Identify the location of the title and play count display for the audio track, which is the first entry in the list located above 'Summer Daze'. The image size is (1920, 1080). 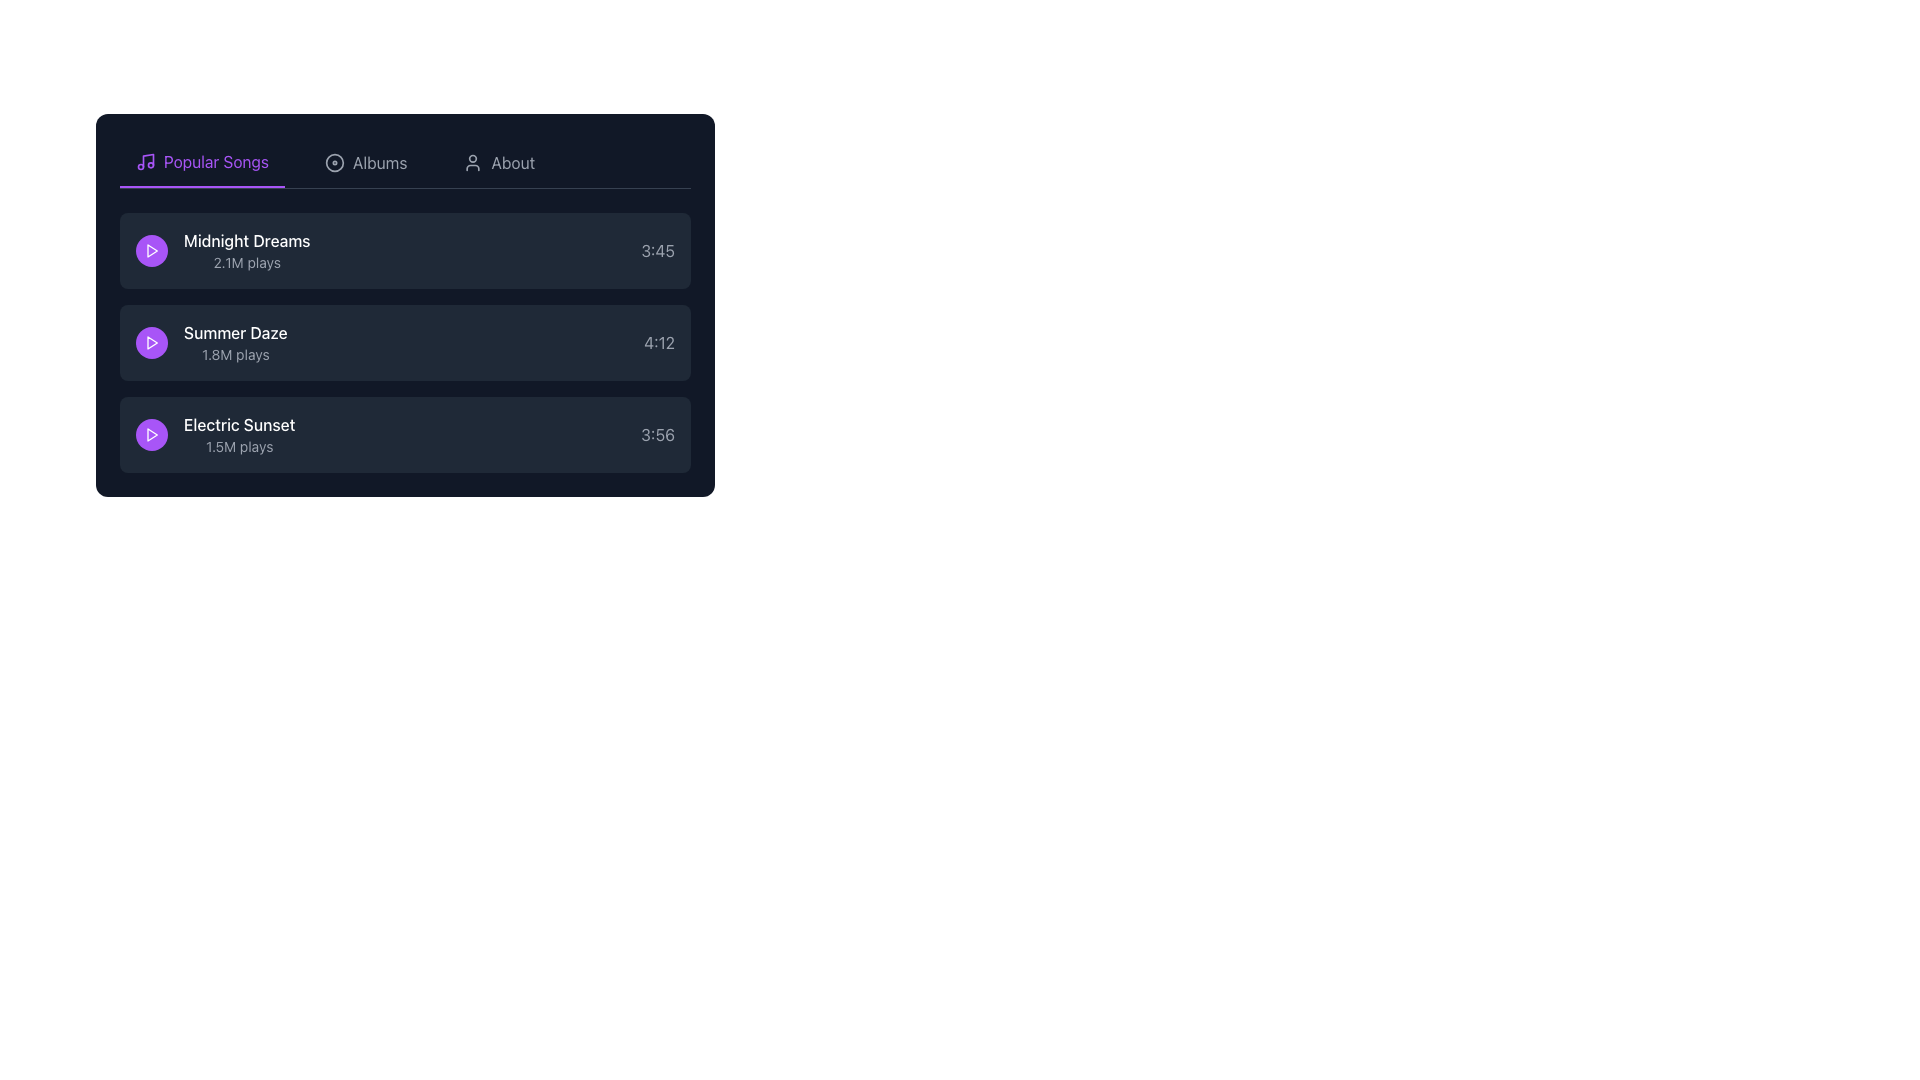
(223, 249).